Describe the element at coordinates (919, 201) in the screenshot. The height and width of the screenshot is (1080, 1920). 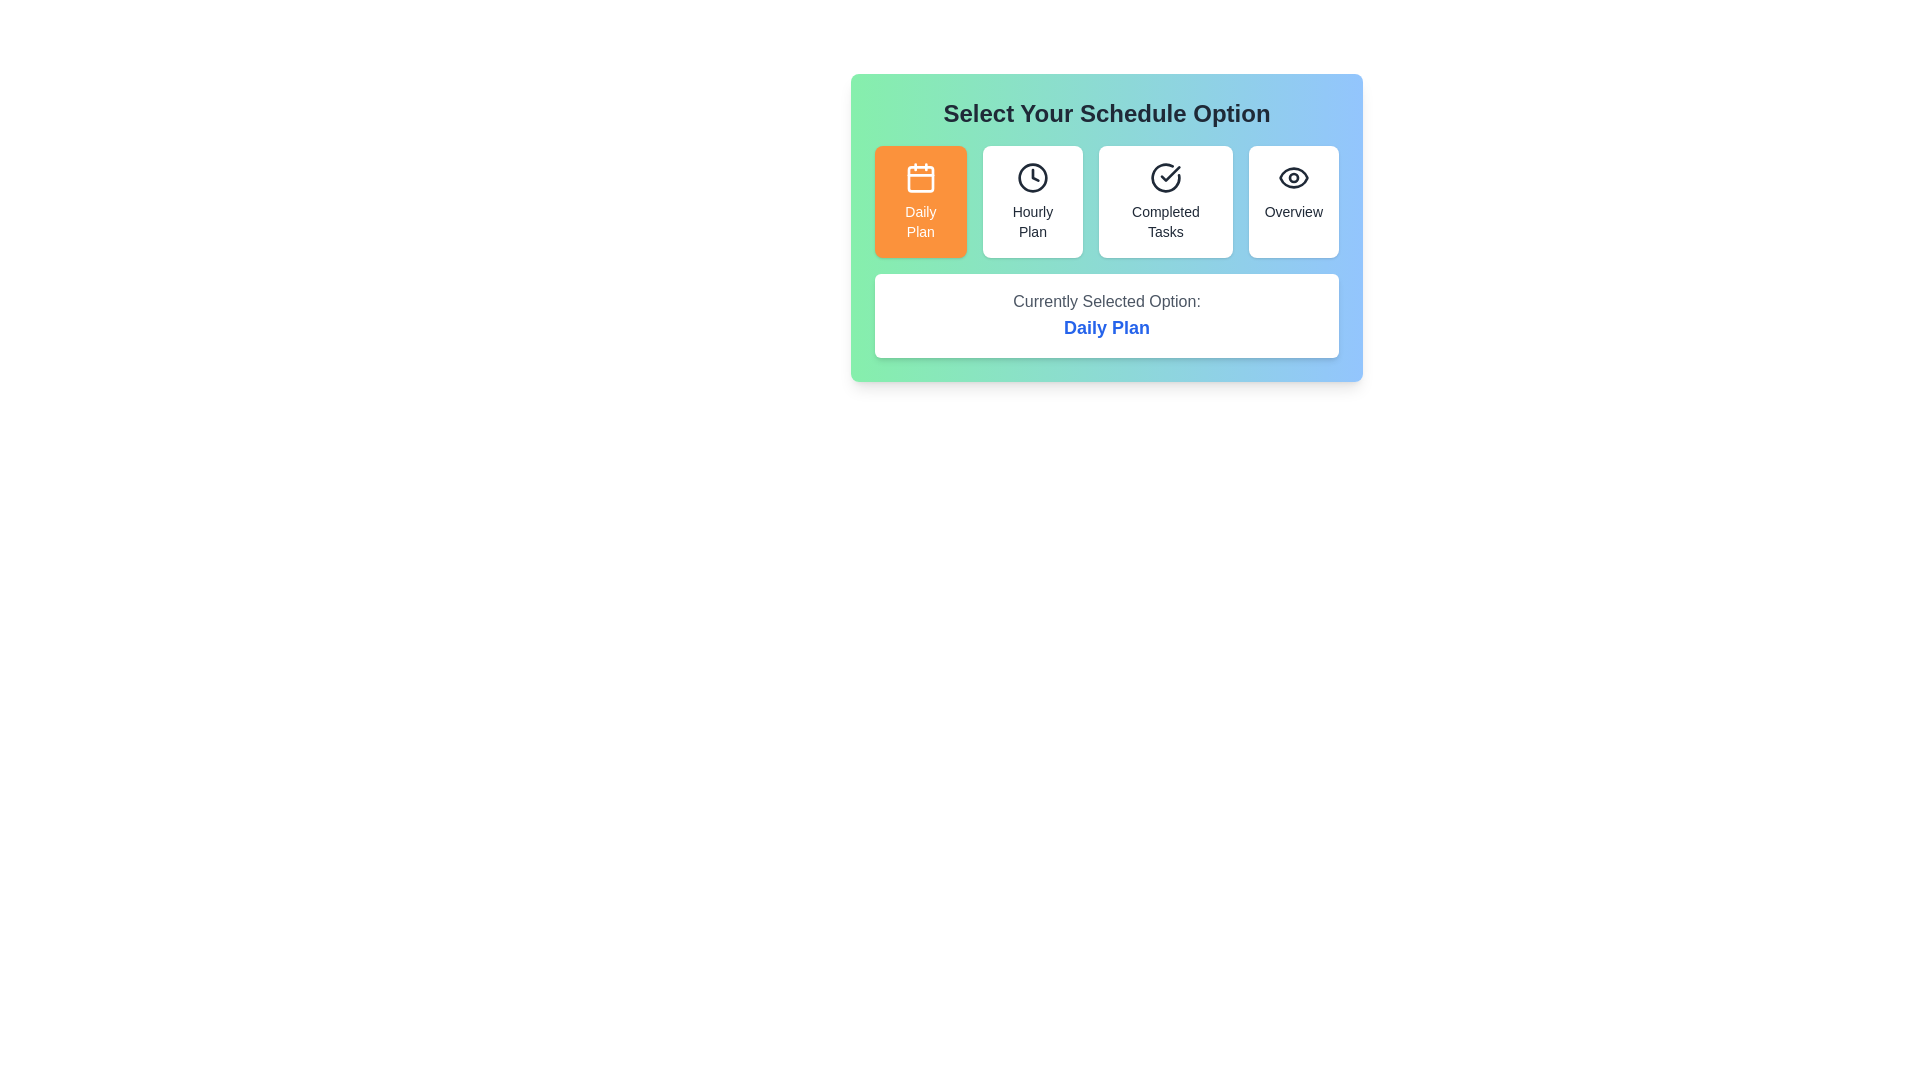
I see `the schedule option Daily Plan` at that location.